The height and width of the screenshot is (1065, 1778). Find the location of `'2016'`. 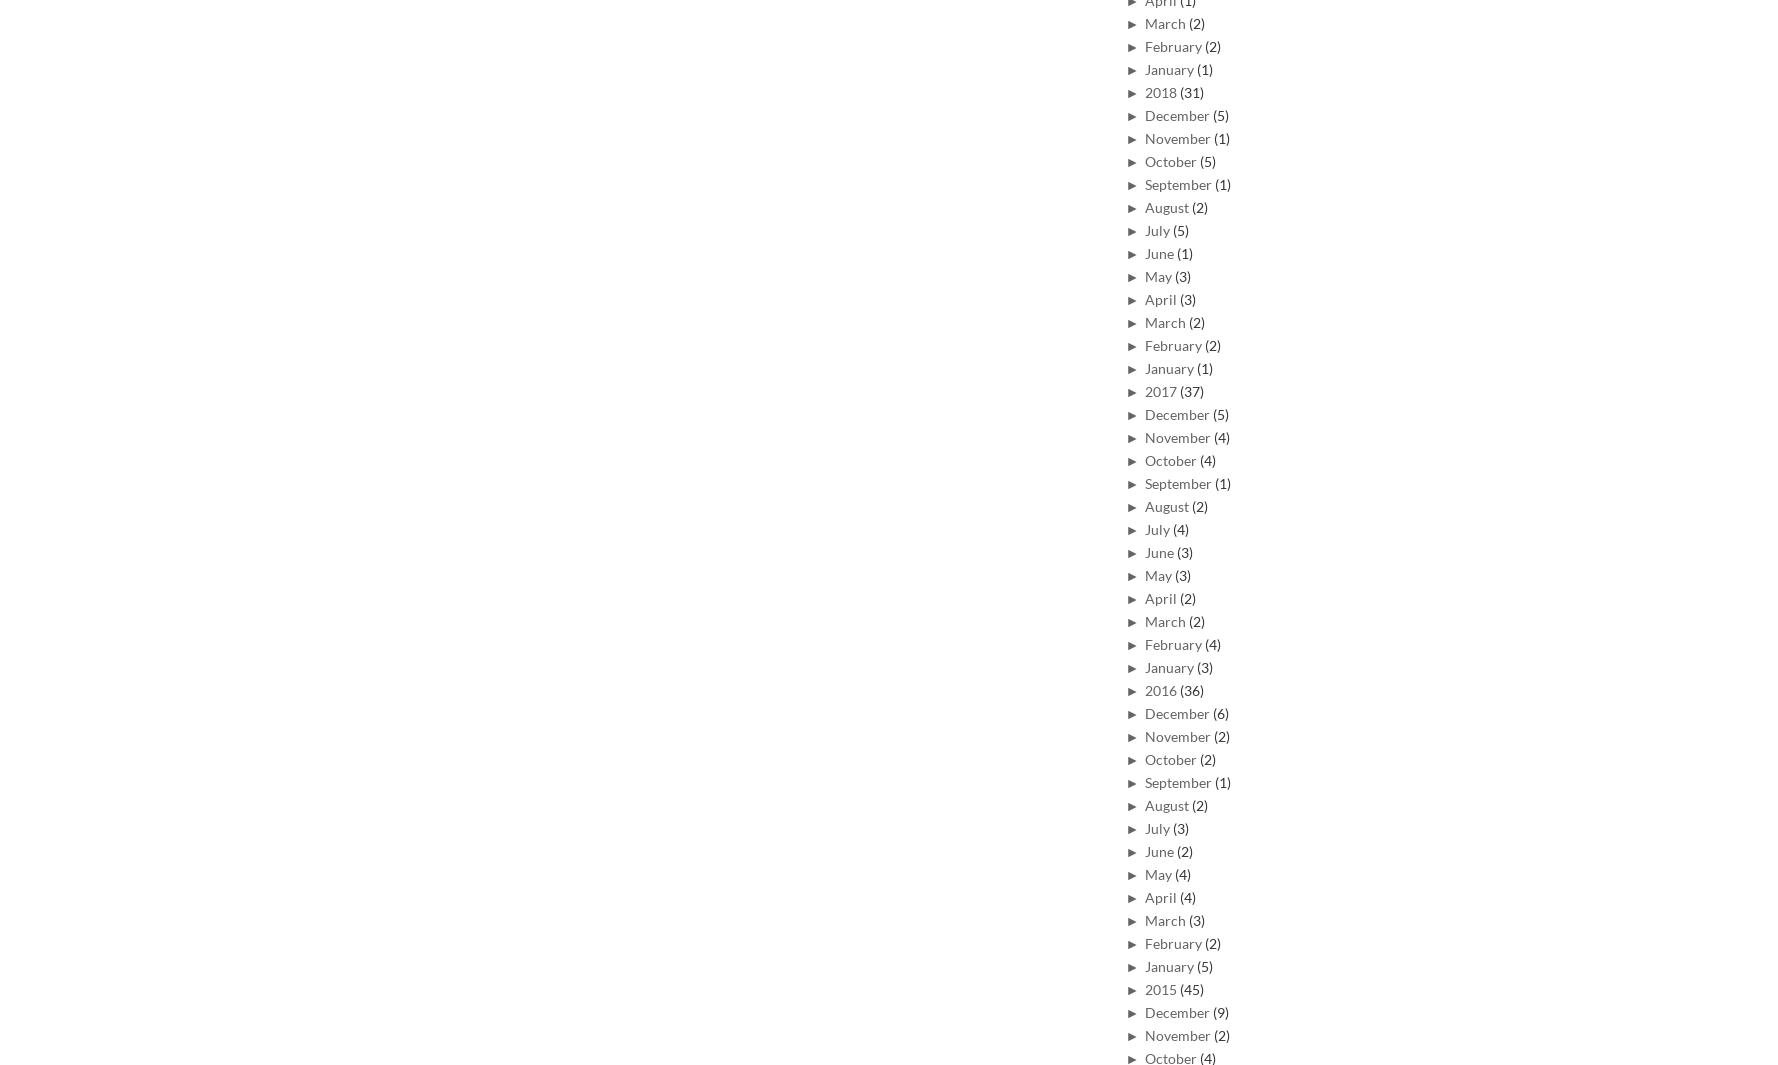

'2016' is located at coordinates (1161, 689).